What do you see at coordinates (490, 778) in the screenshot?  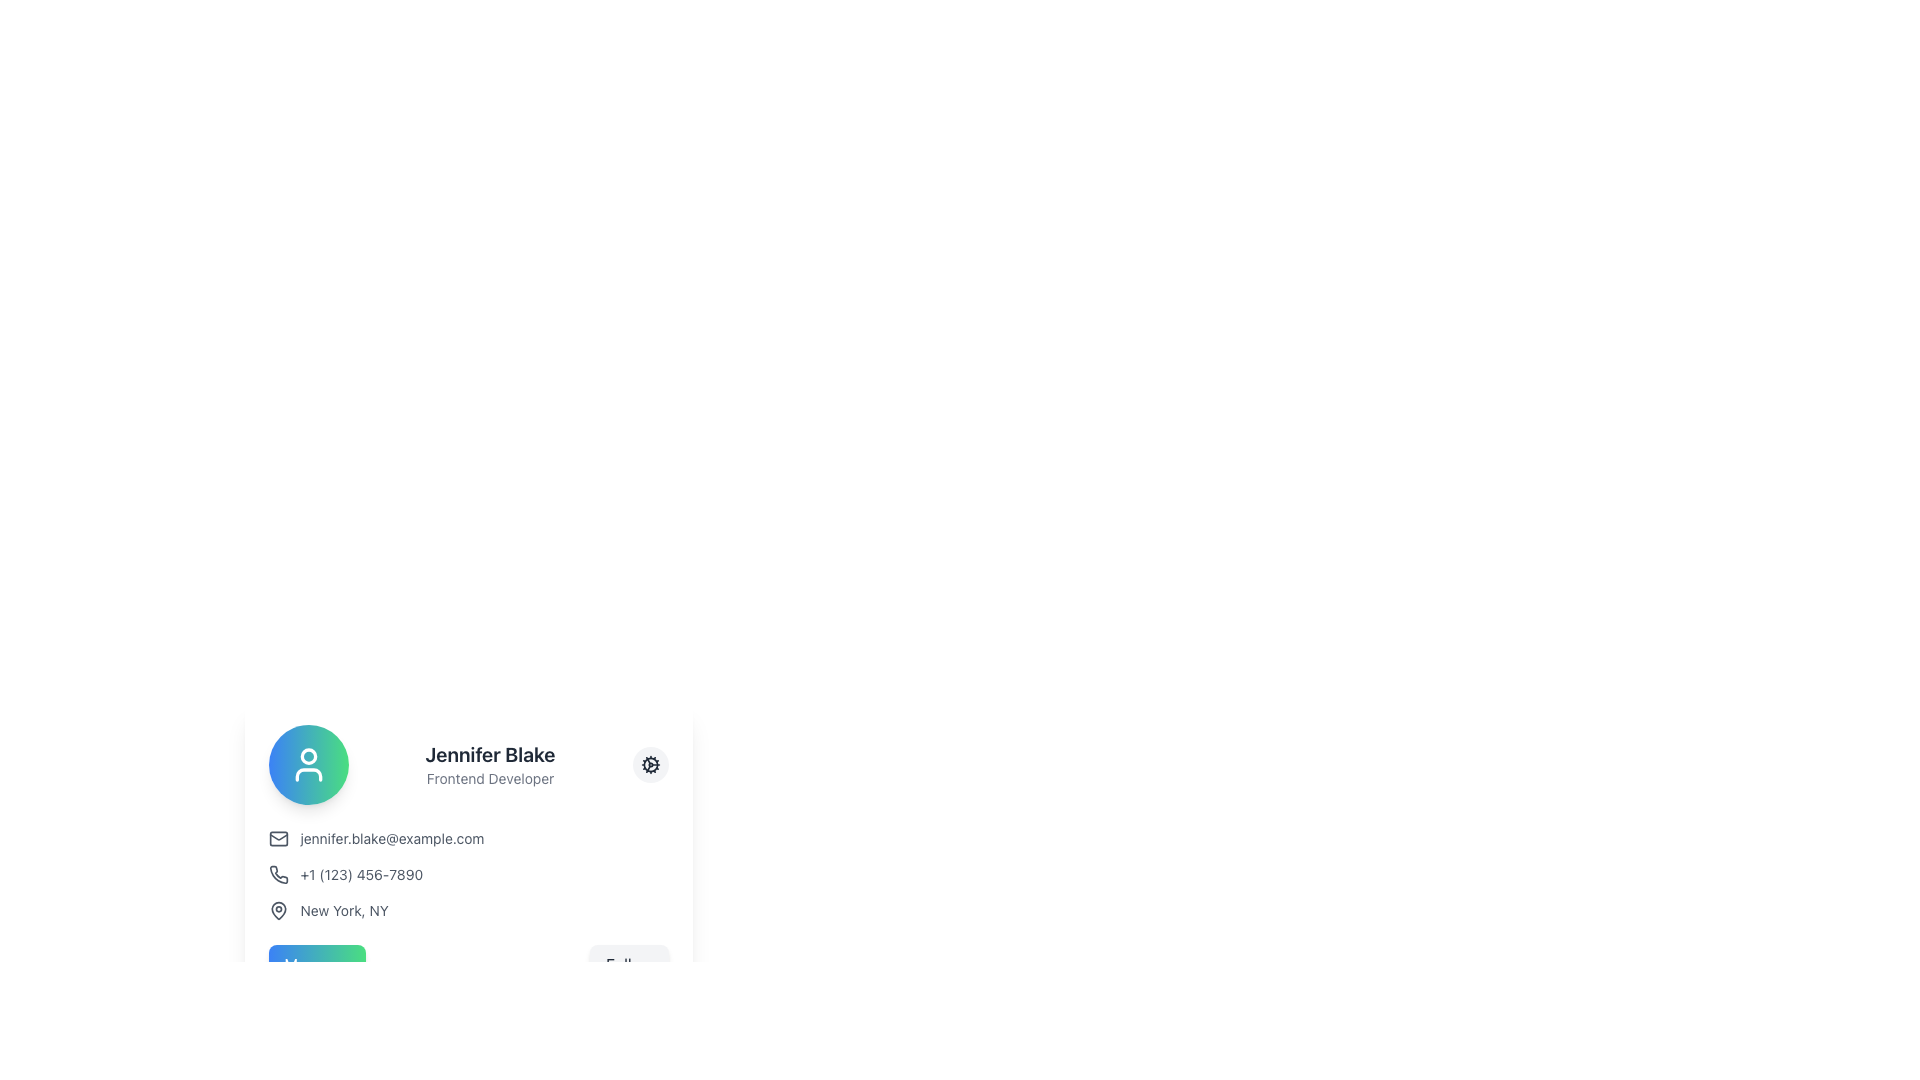 I see `the text block that reads 'Frontend Developer', styled in smaller, gray font and located directly below 'Jennifer Blake' in the user profile section` at bounding box center [490, 778].